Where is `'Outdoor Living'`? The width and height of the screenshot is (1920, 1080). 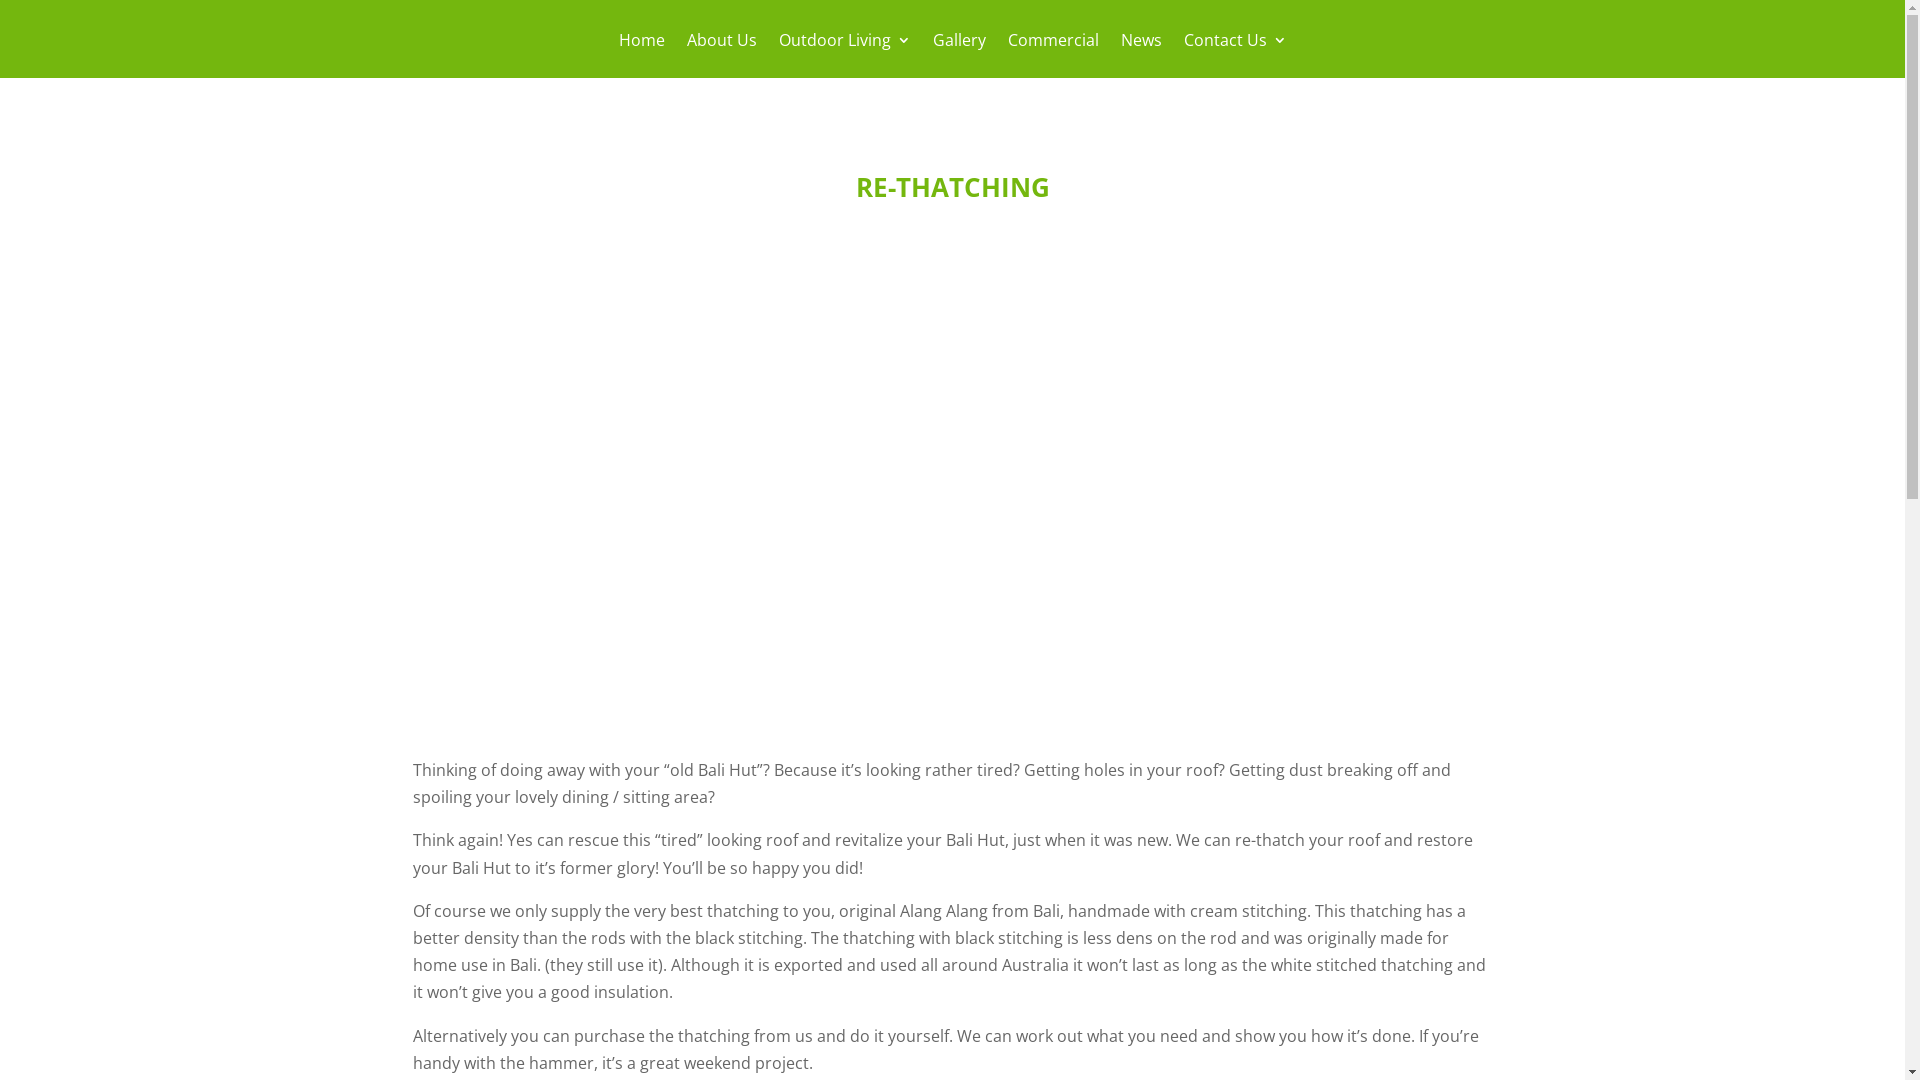
'Outdoor Living' is located at coordinates (844, 53).